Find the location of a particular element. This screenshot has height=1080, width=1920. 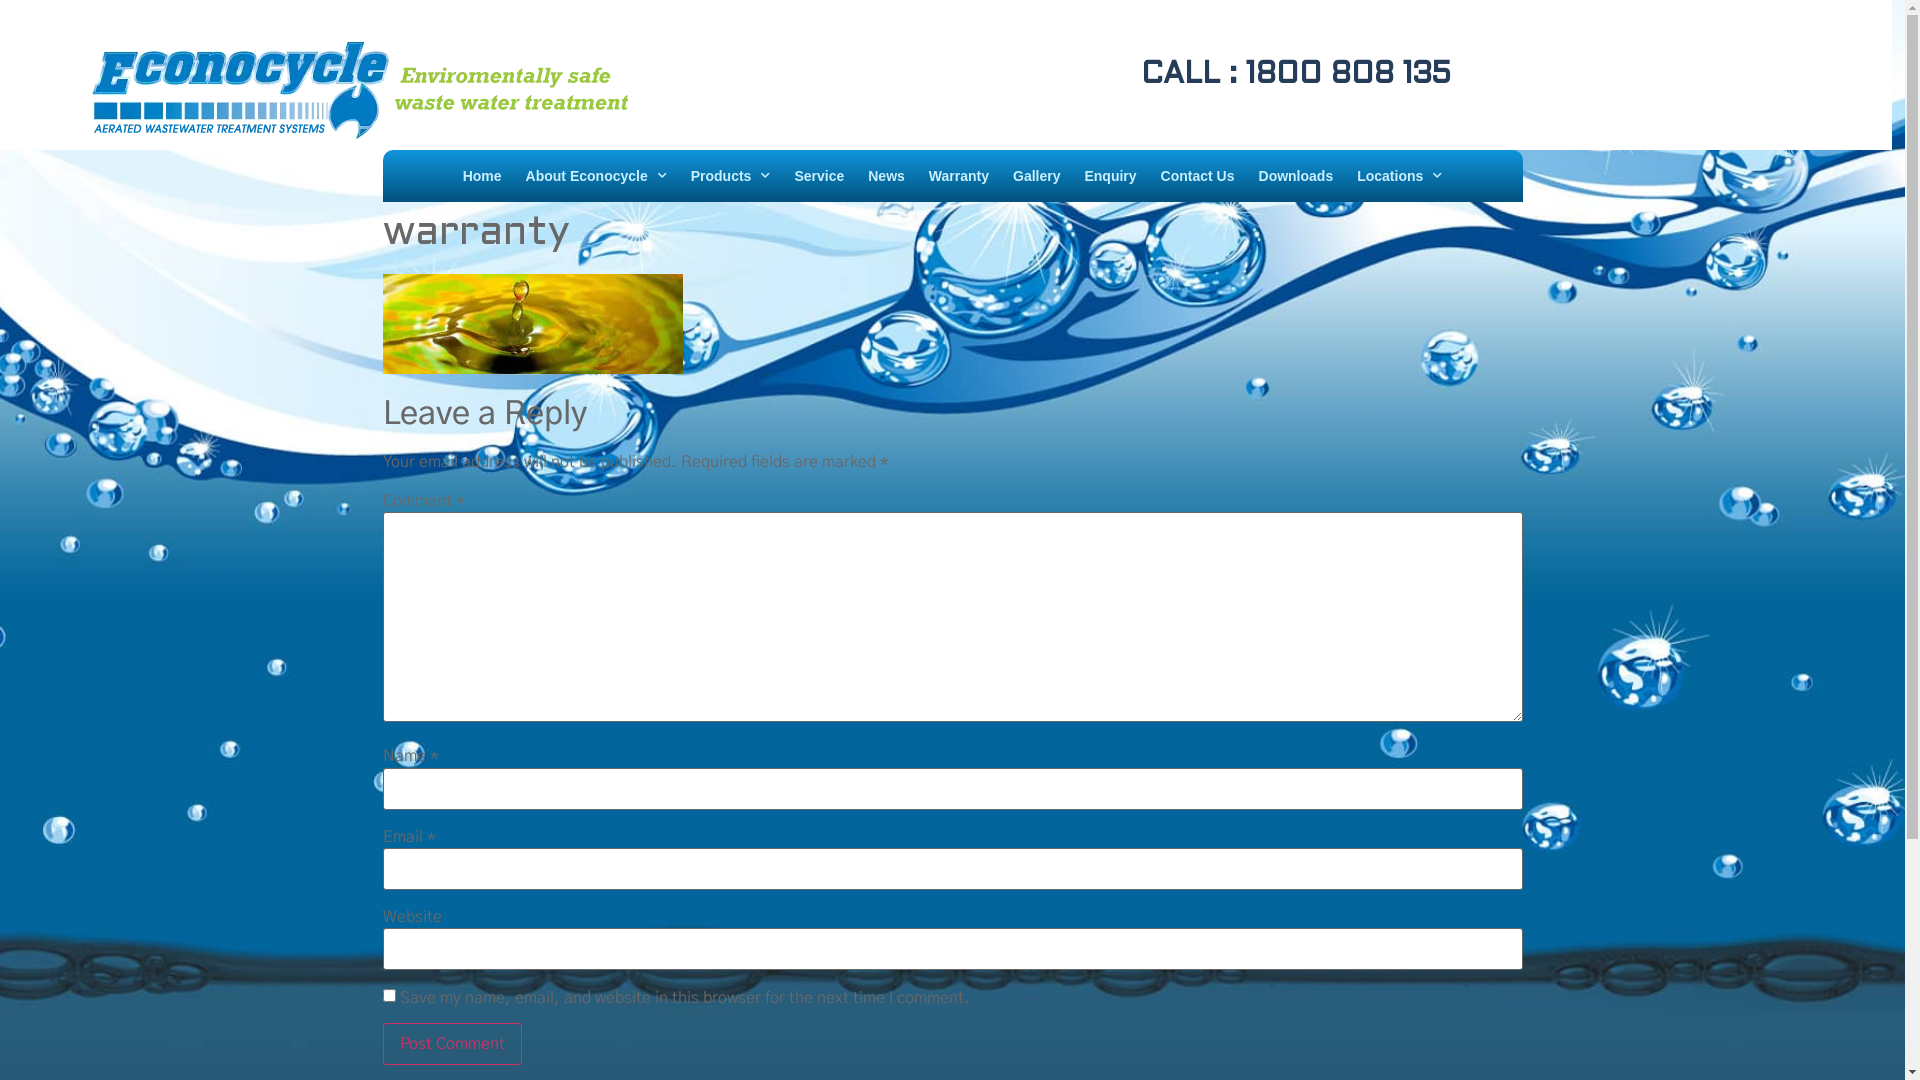

'Warranty' is located at coordinates (958, 175).